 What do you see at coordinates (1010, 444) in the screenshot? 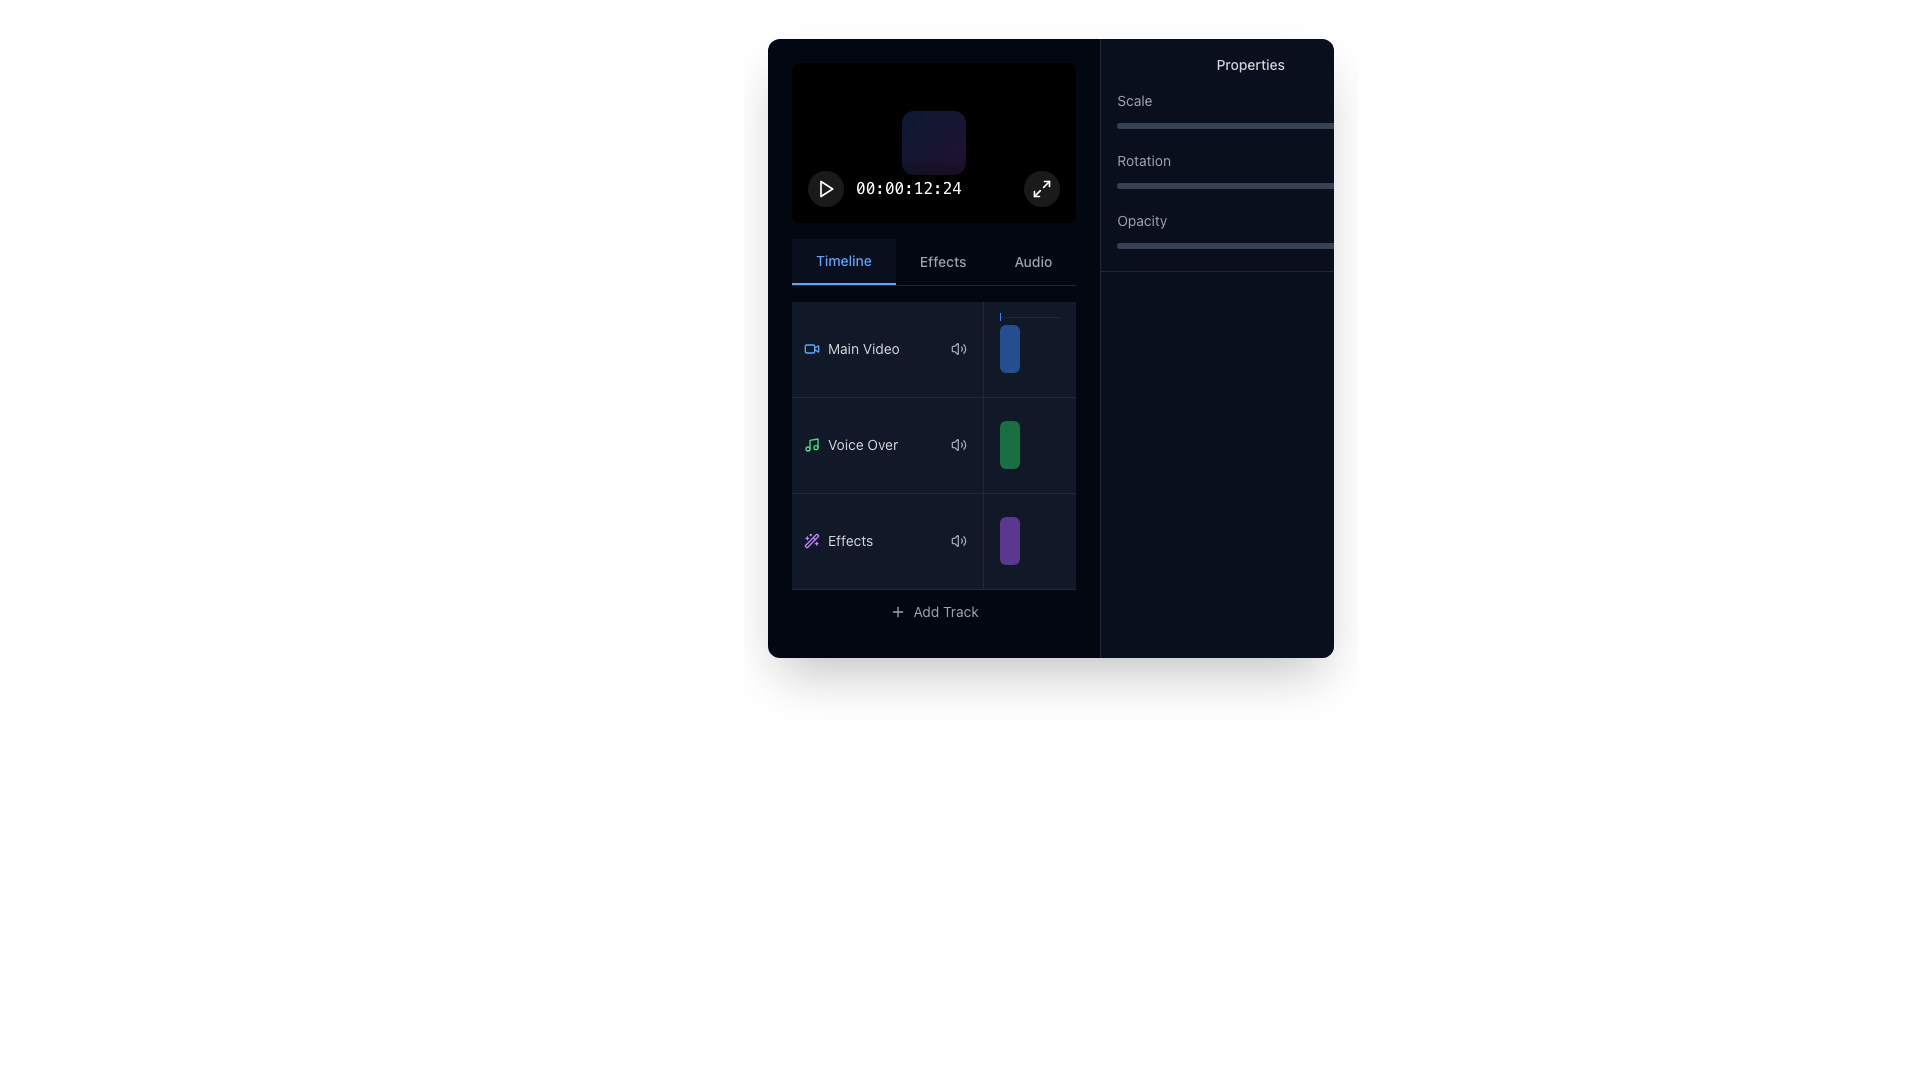
I see `the vertically-oriented green rectangular handle with rounded corners located in the Voice Over track row on the far right` at bounding box center [1010, 444].